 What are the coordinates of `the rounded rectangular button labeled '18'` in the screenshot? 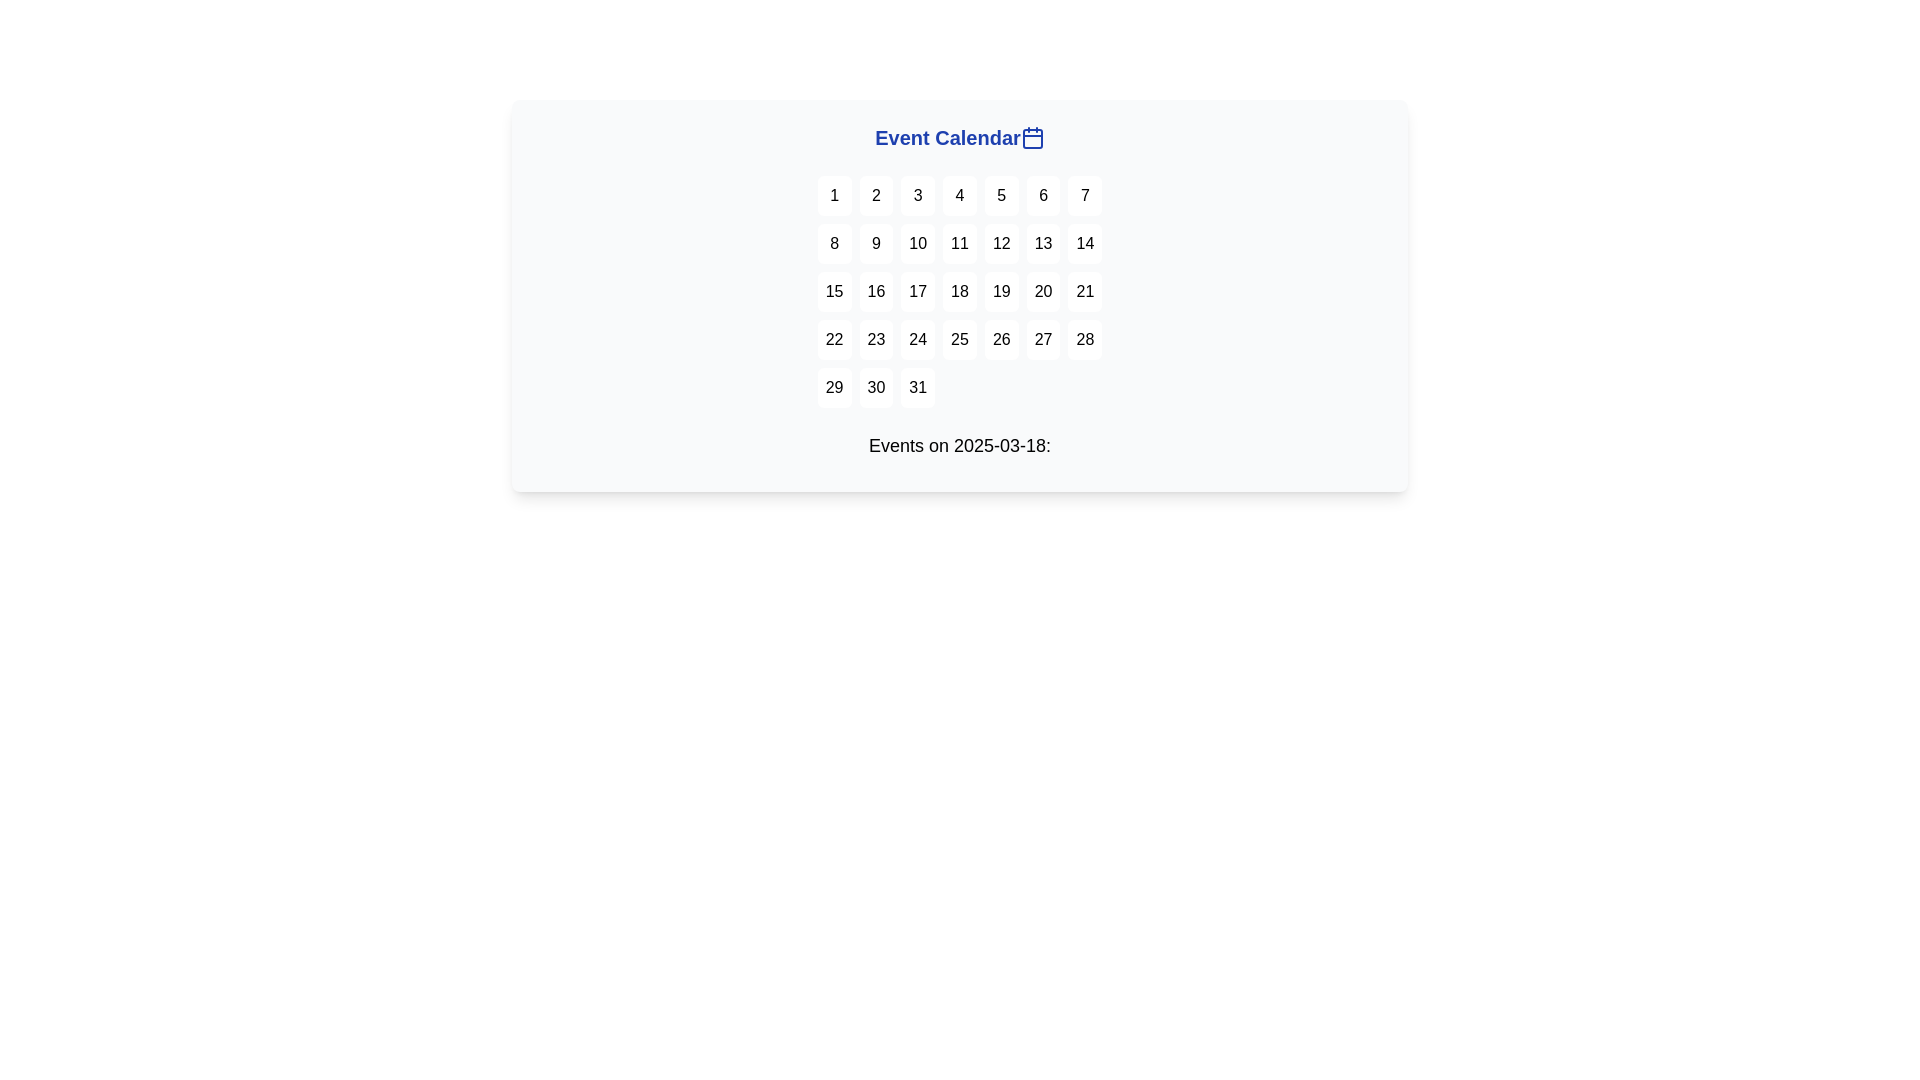 It's located at (960, 292).